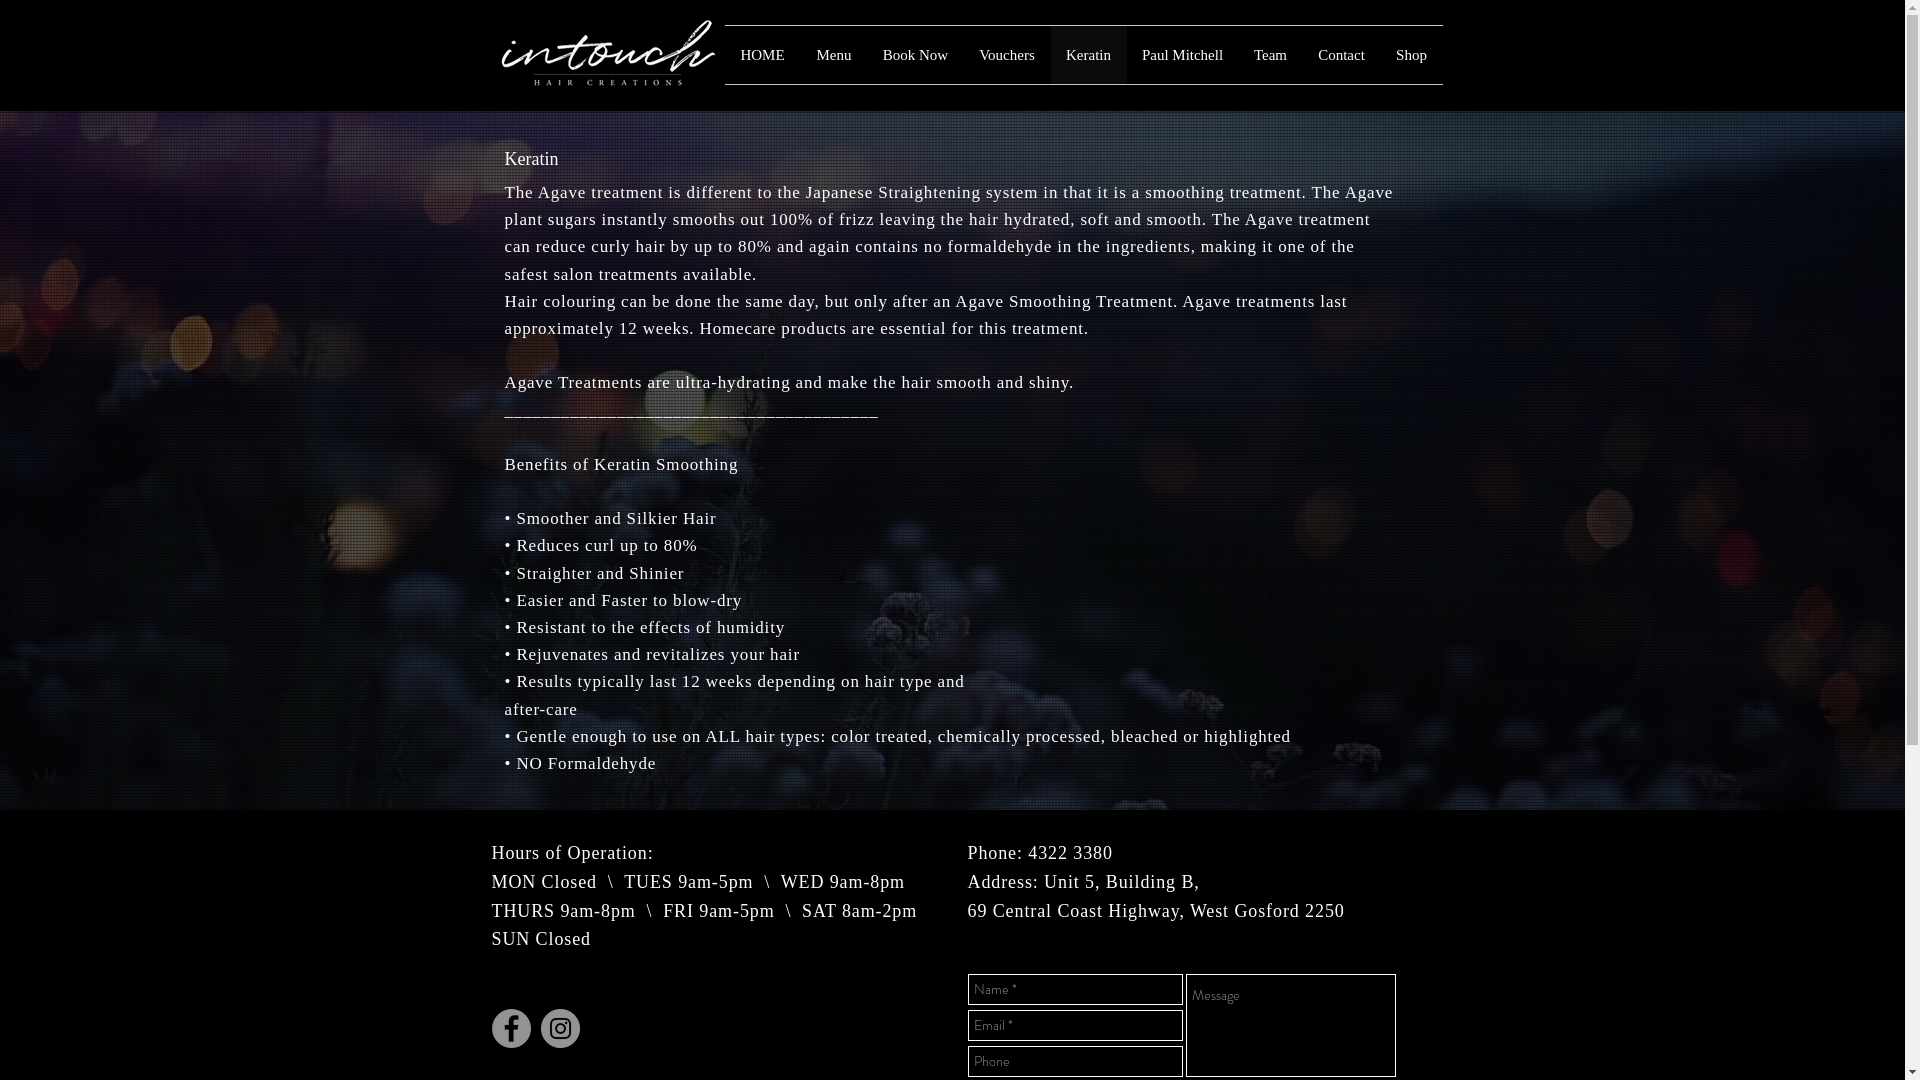 This screenshot has width=1920, height=1080. Describe the element at coordinates (1087, 53) in the screenshot. I see `'Keratin'` at that location.